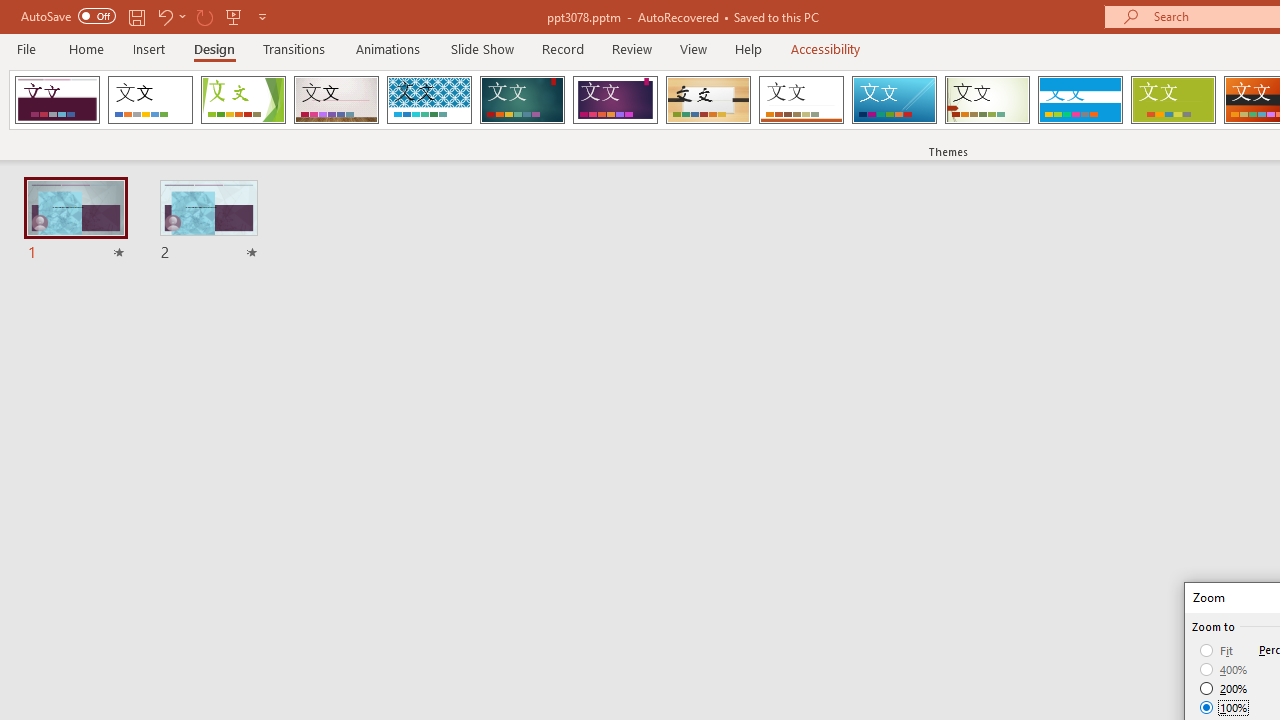 The width and height of the screenshot is (1280, 720). What do you see at coordinates (1223, 706) in the screenshot?
I see `'100%'` at bounding box center [1223, 706].